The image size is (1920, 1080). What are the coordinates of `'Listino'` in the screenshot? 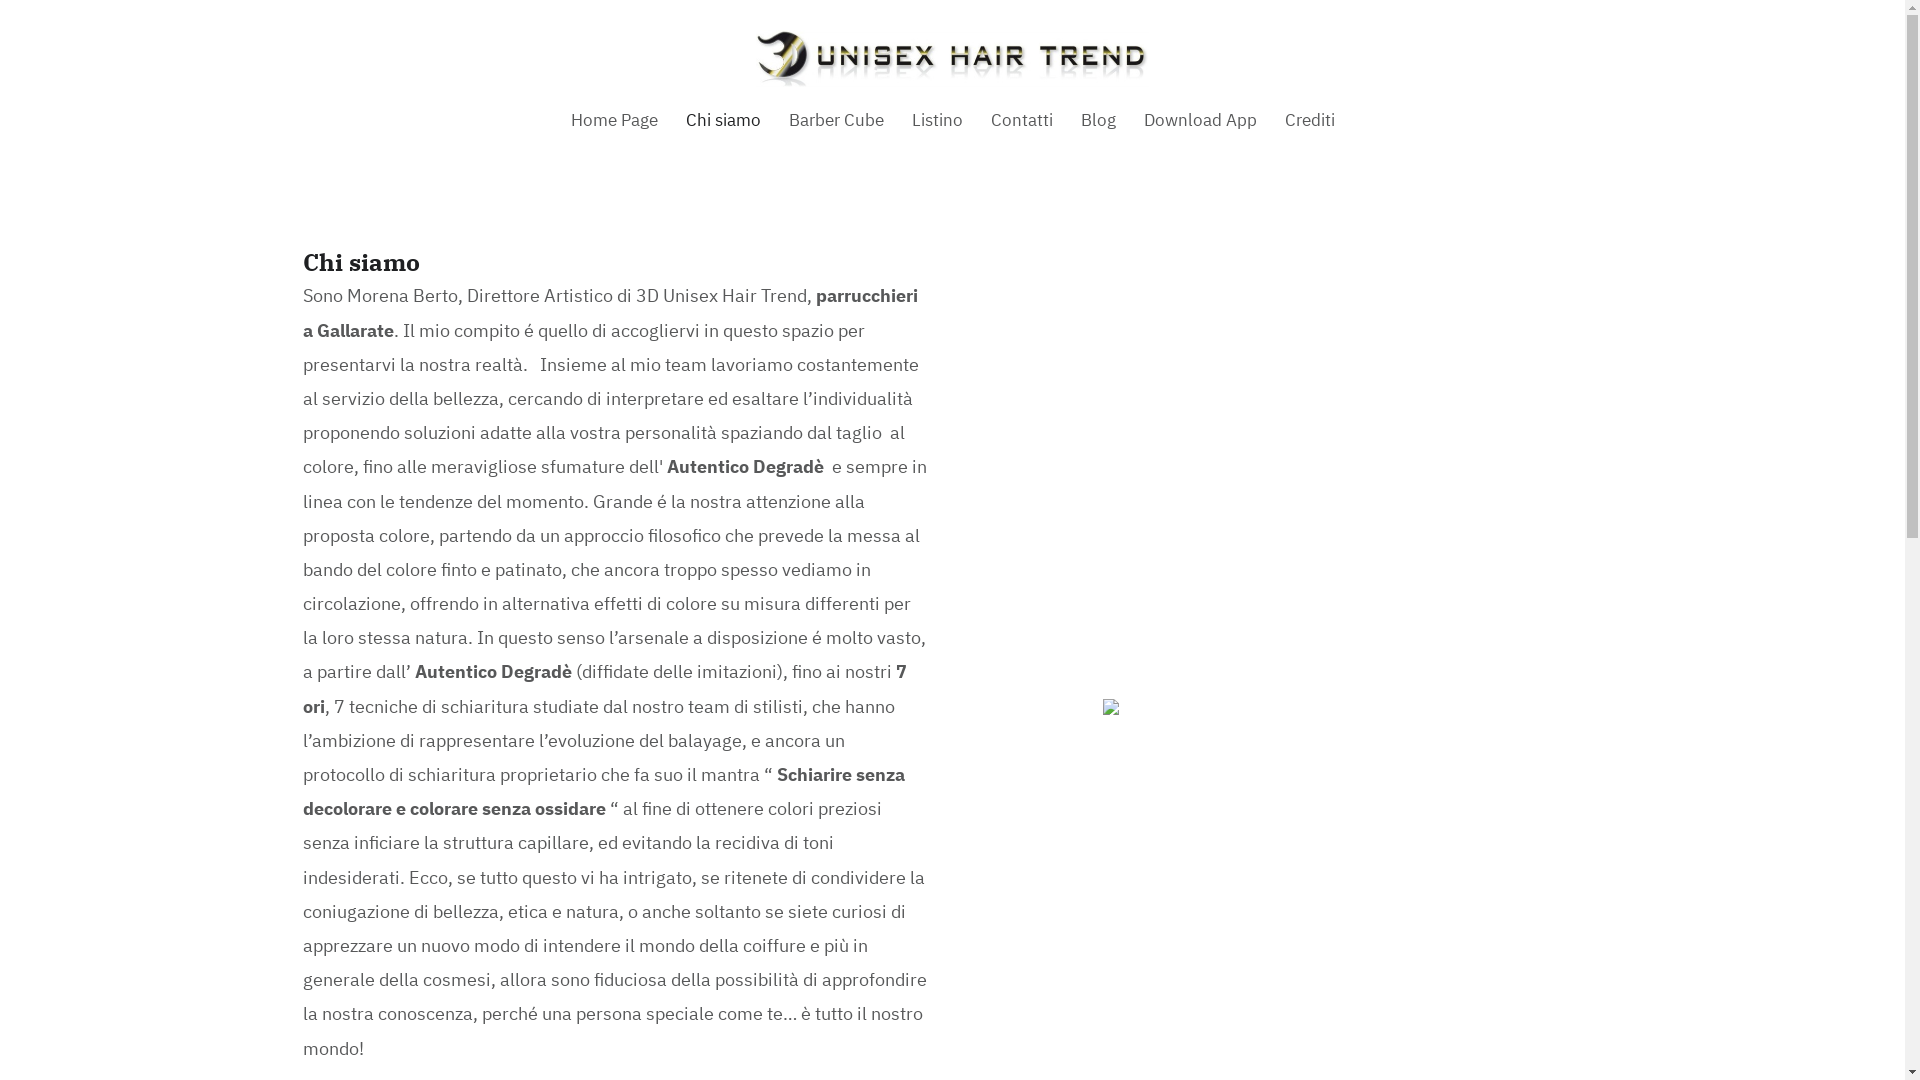 It's located at (936, 120).